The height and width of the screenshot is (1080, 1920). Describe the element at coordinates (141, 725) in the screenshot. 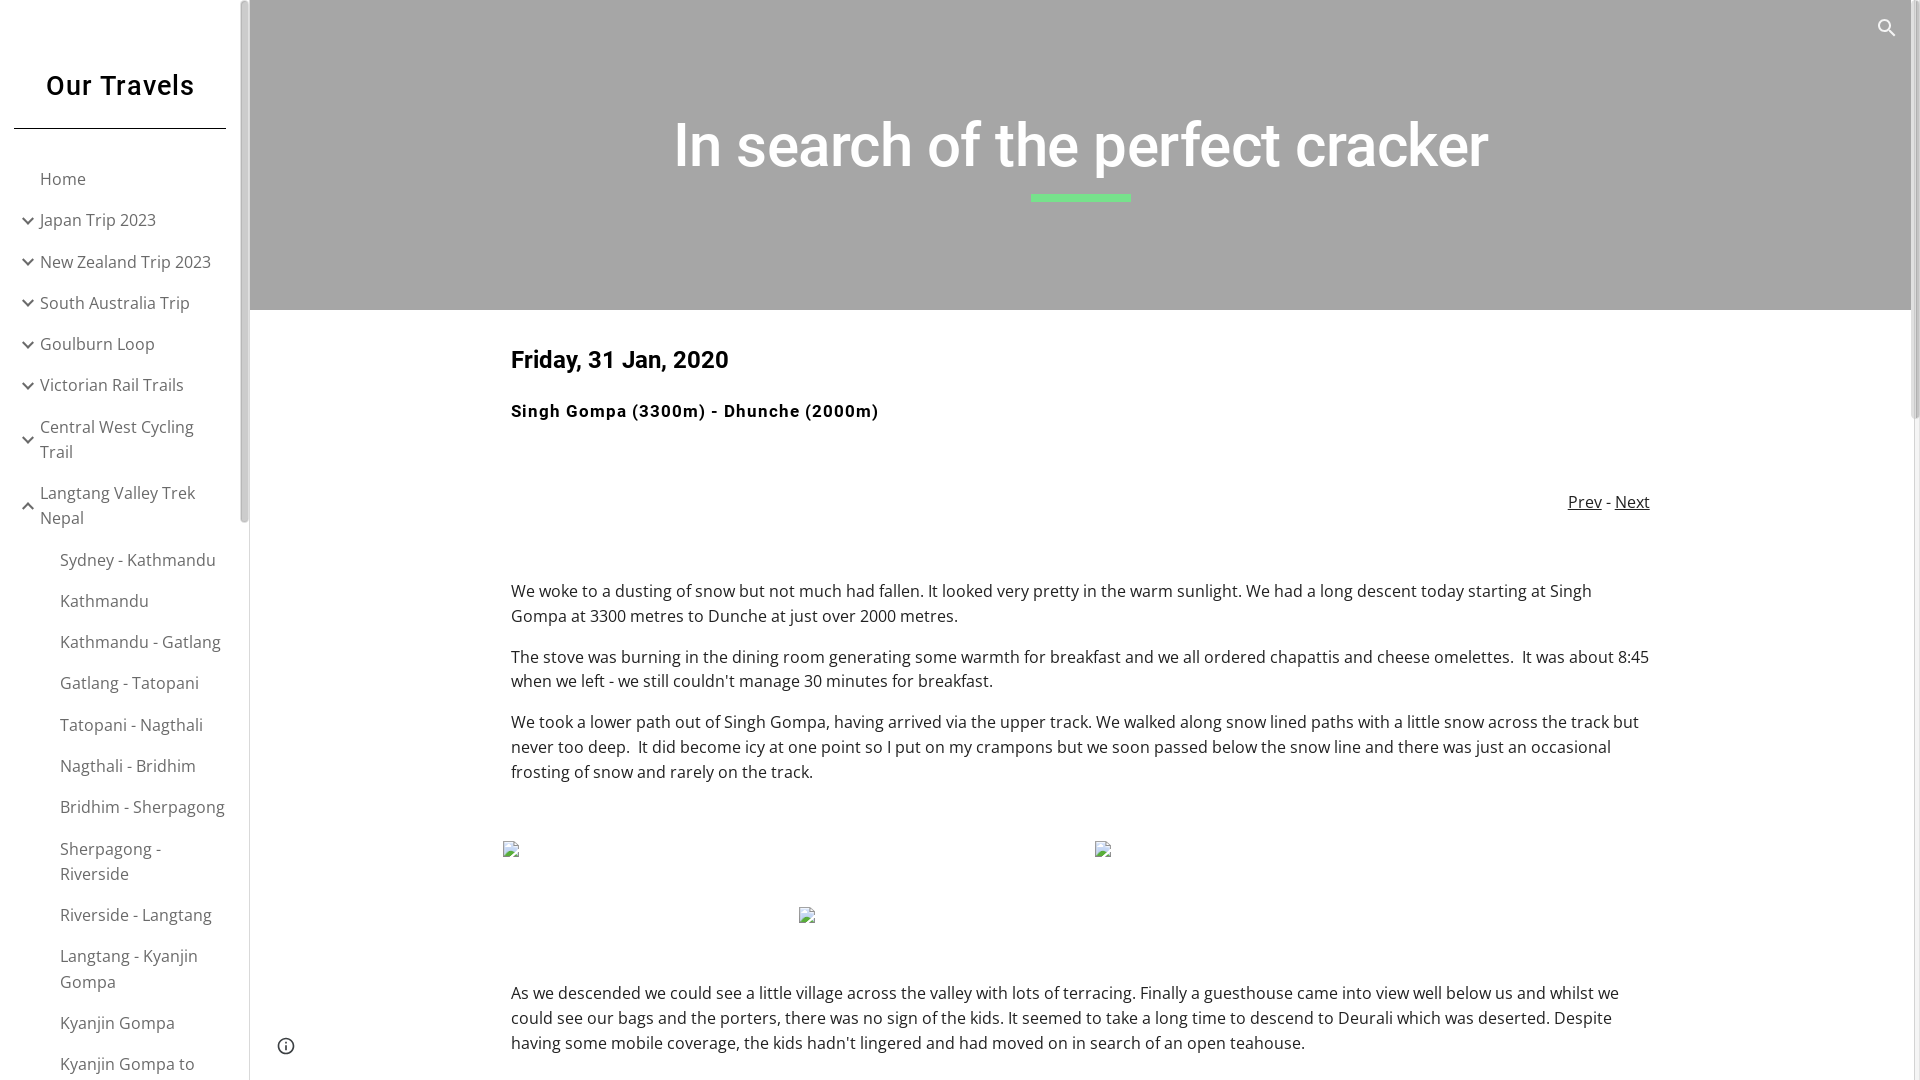

I see `'Tatopani - Nagthali'` at that location.